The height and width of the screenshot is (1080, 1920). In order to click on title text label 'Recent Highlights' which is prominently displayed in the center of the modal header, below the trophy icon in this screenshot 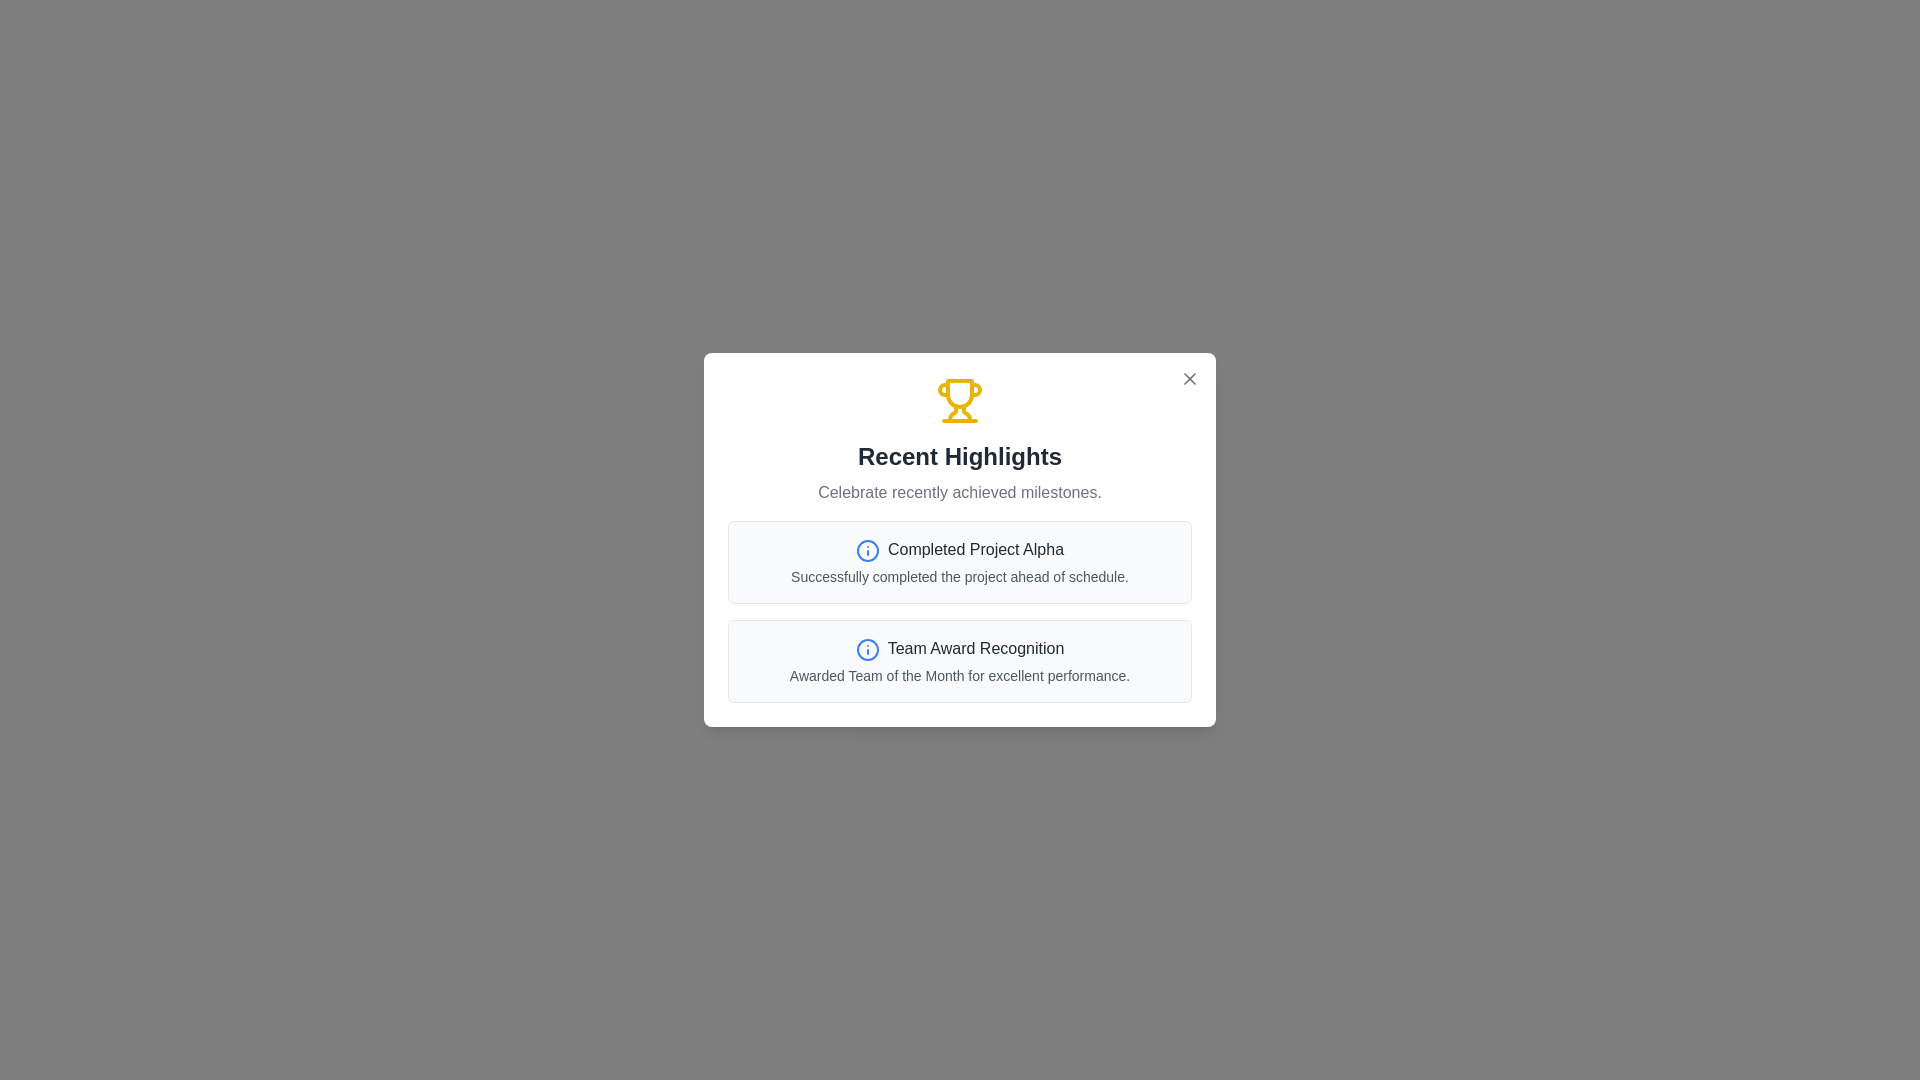, I will do `click(960, 456)`.